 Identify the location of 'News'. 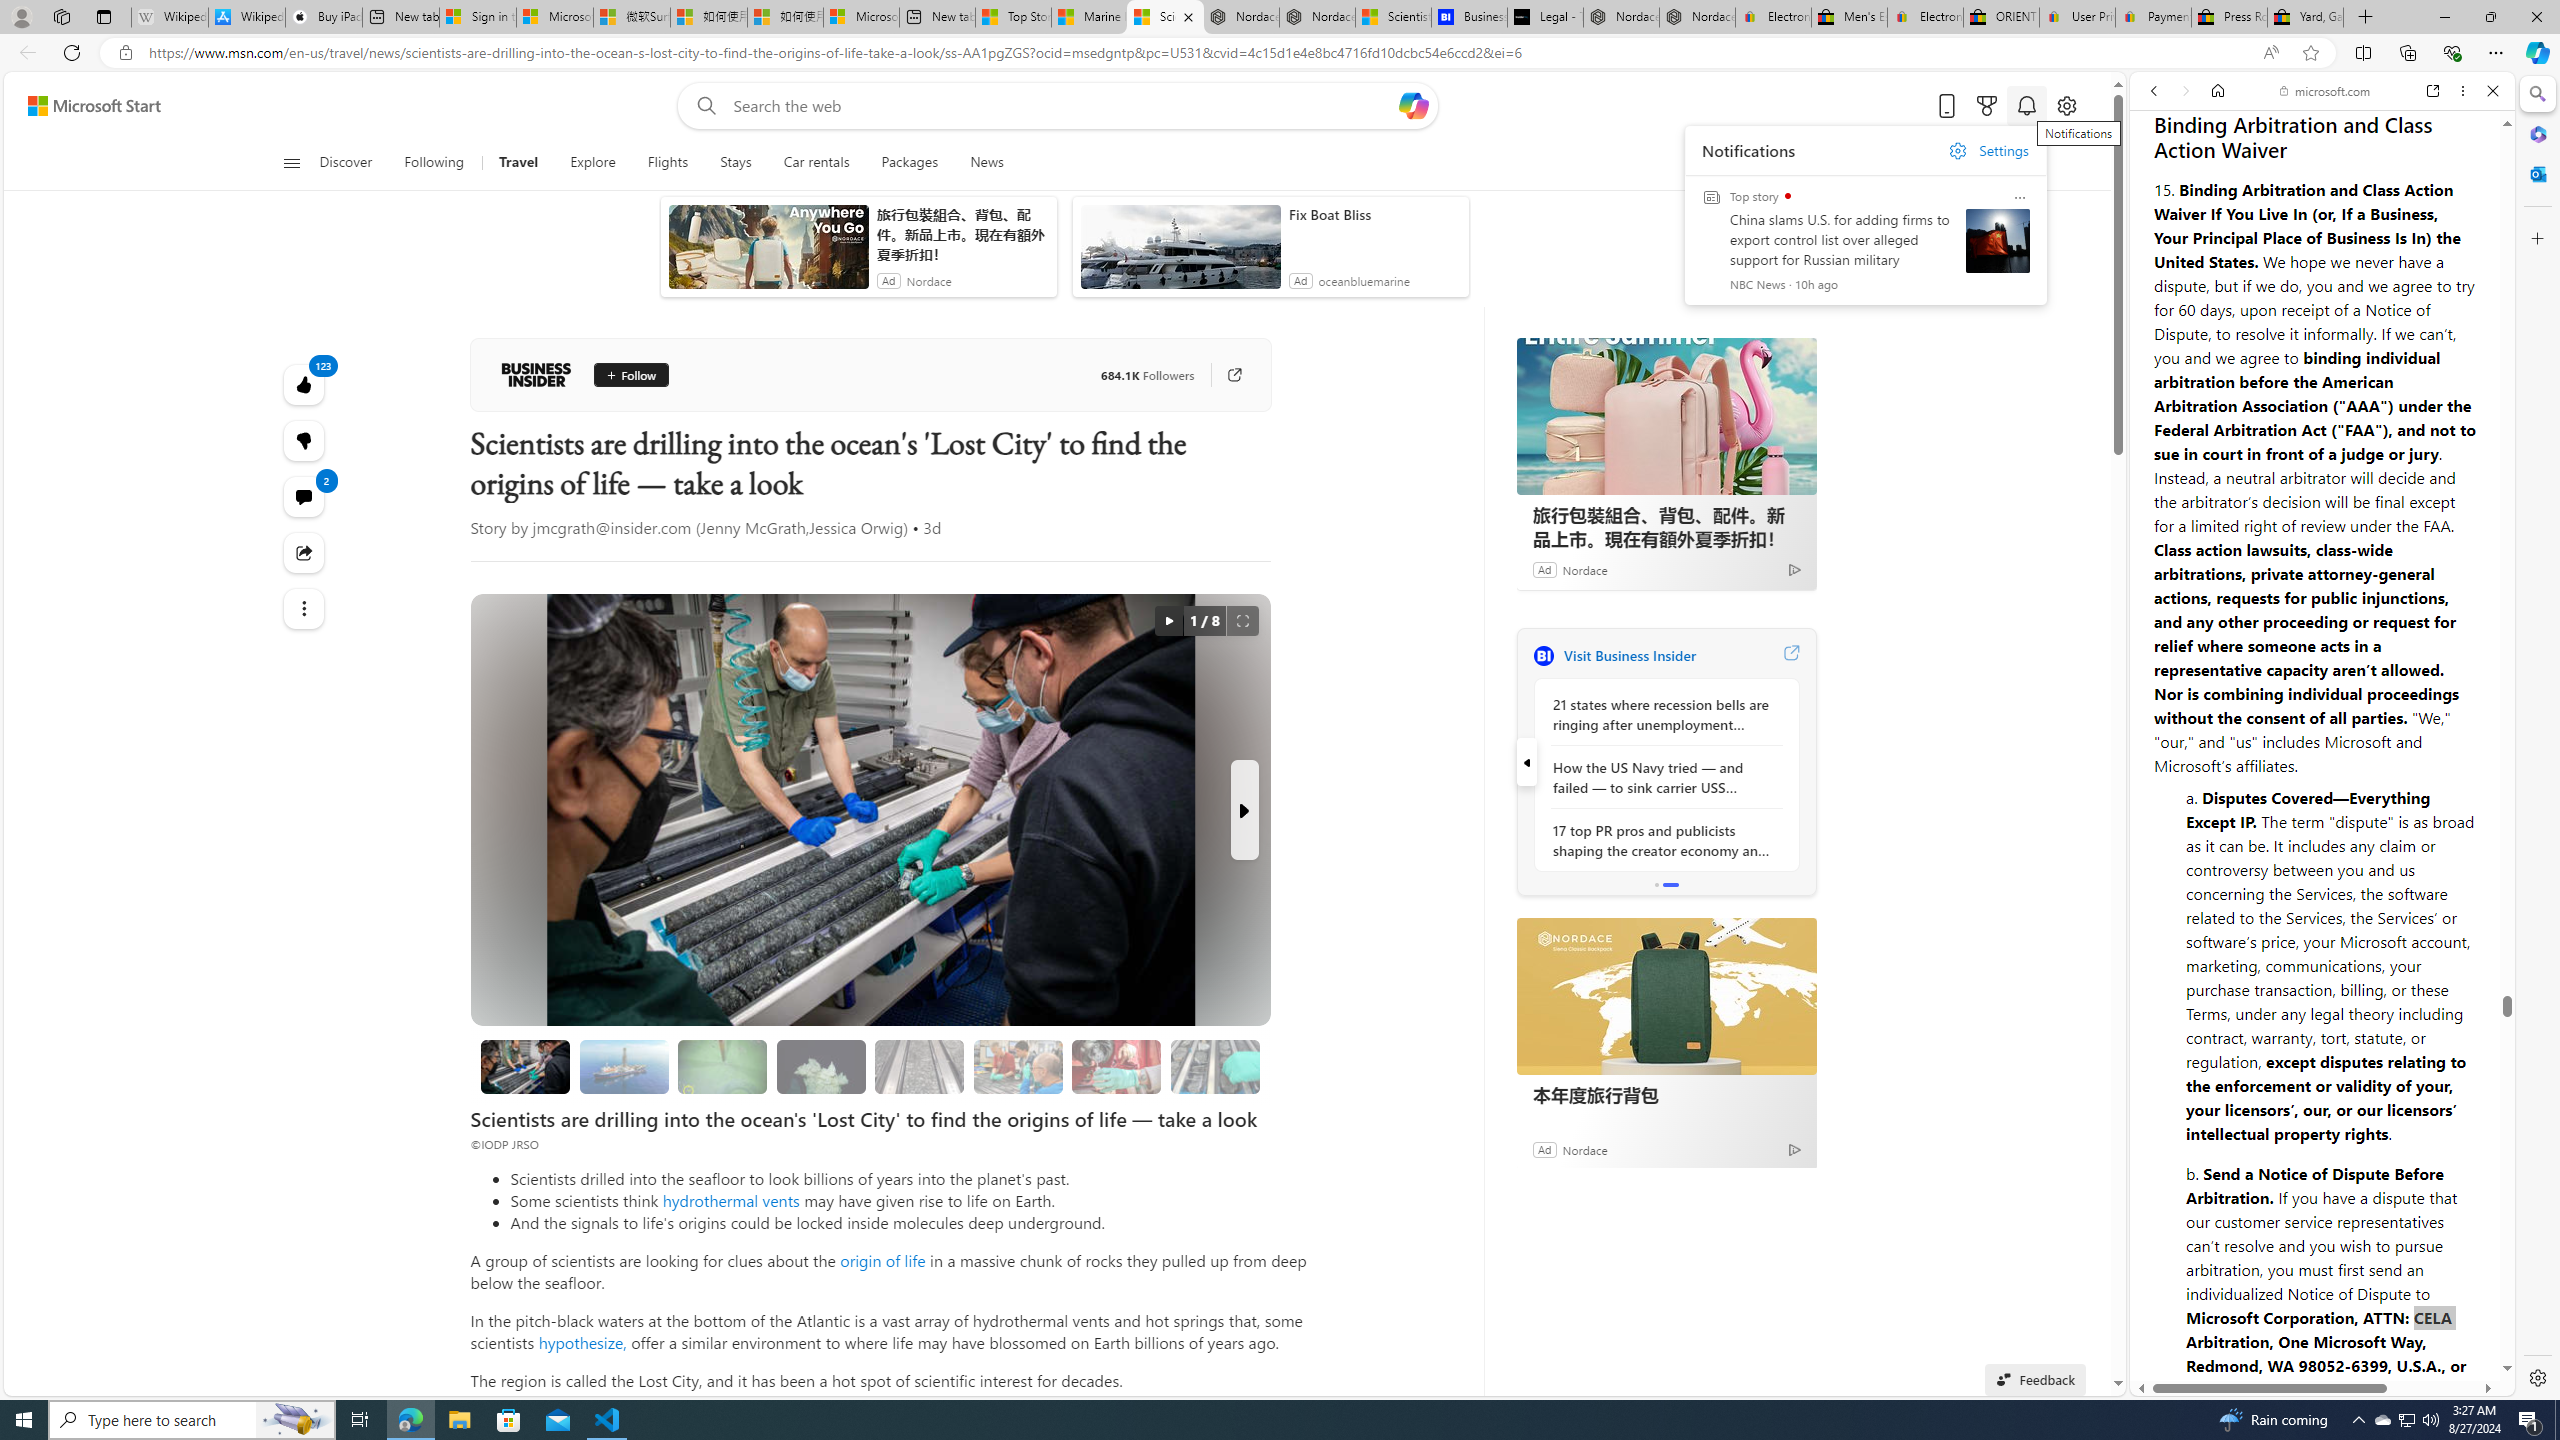
(986, 162).